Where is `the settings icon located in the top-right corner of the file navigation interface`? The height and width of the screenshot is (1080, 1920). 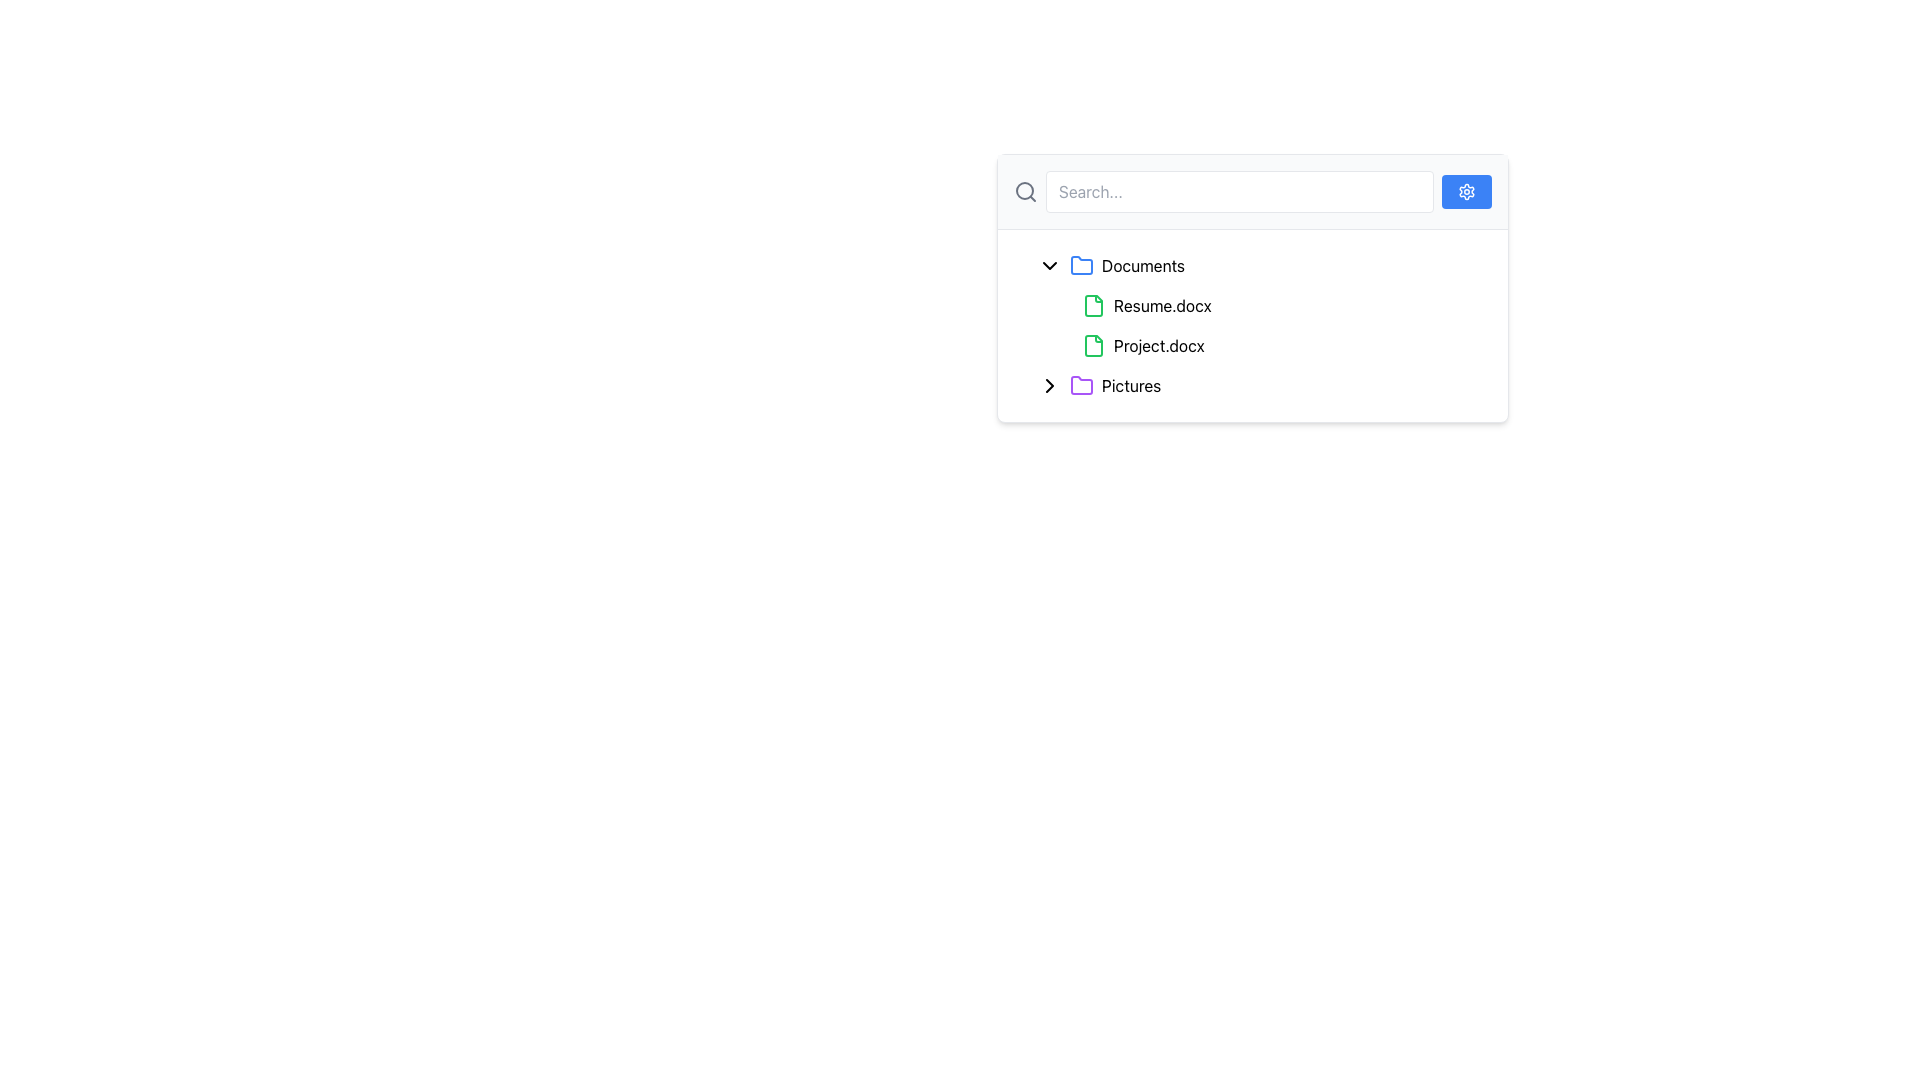 the settings icon located in the top-right corner of the file navigation interface is located at coordinates (1467, 192).